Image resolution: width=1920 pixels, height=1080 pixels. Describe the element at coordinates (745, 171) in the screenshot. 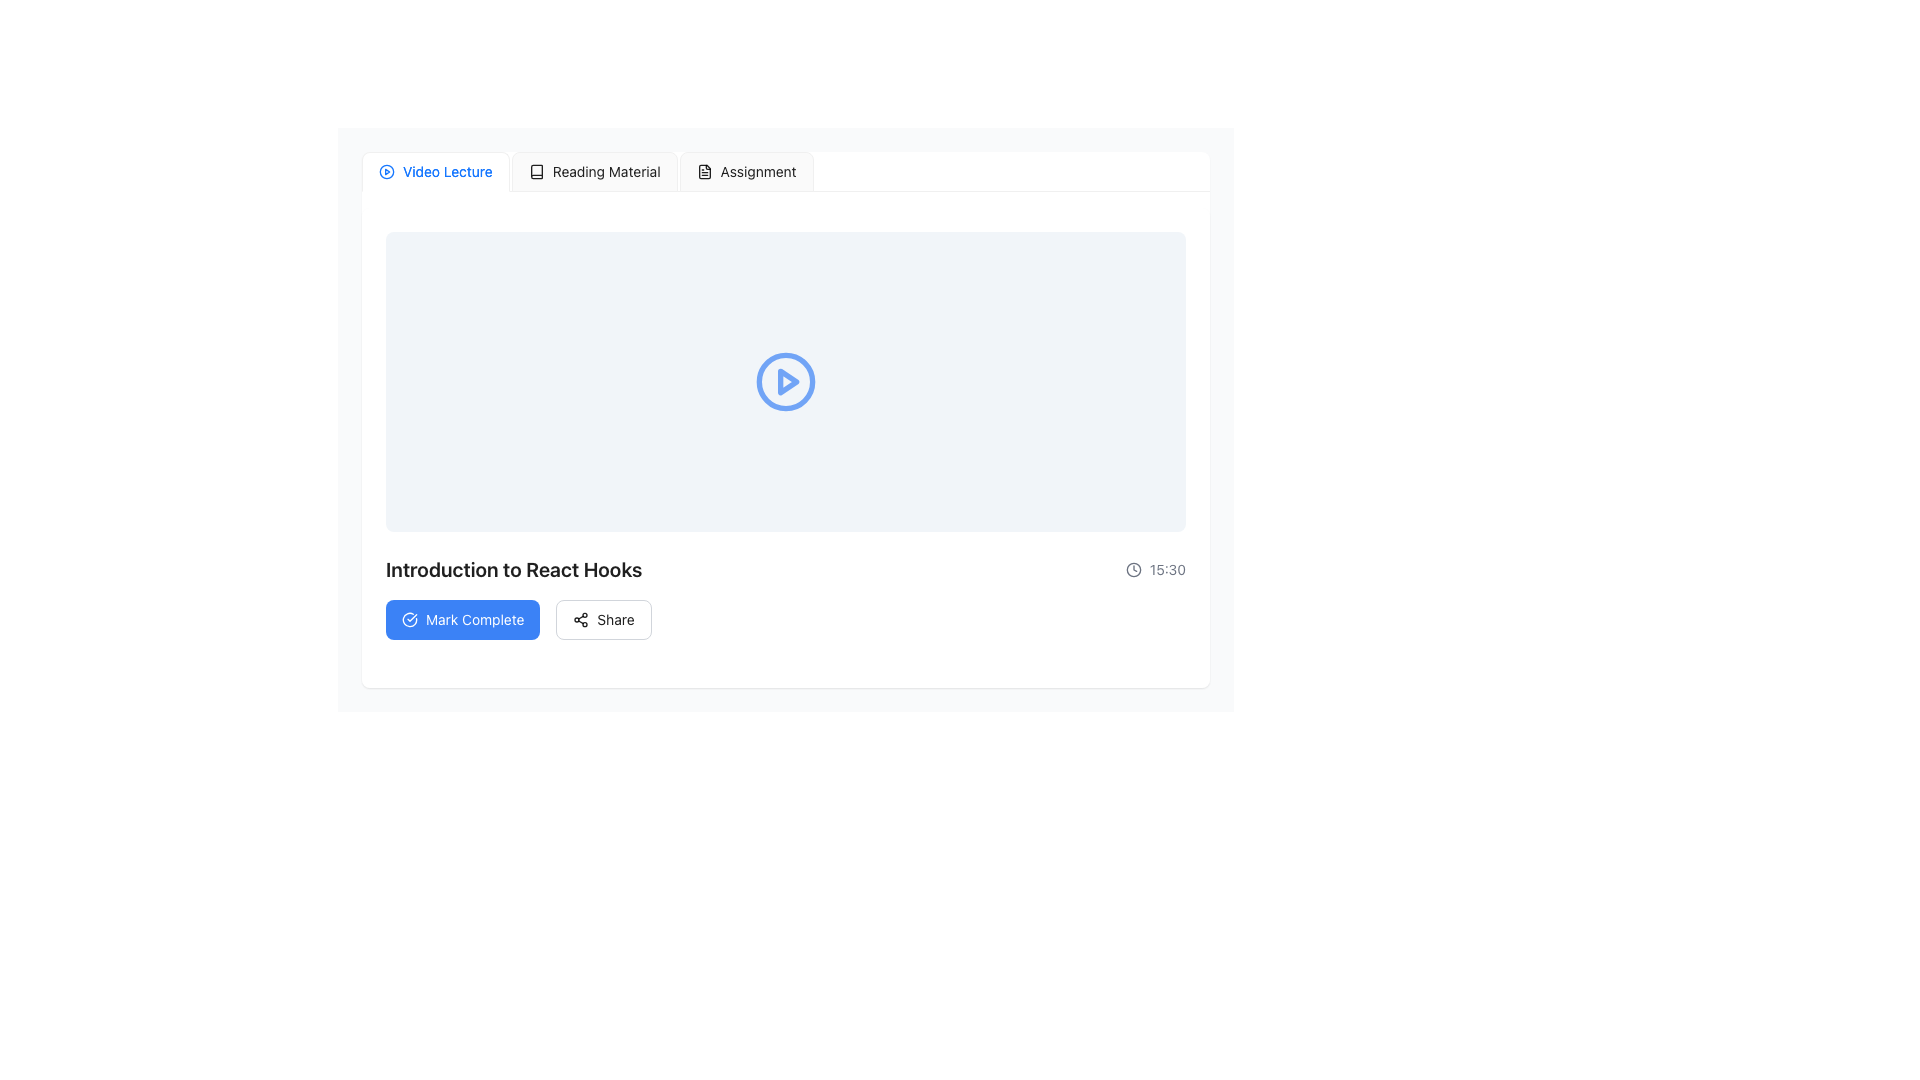

I see `the 'Assignment' tab` at that location.